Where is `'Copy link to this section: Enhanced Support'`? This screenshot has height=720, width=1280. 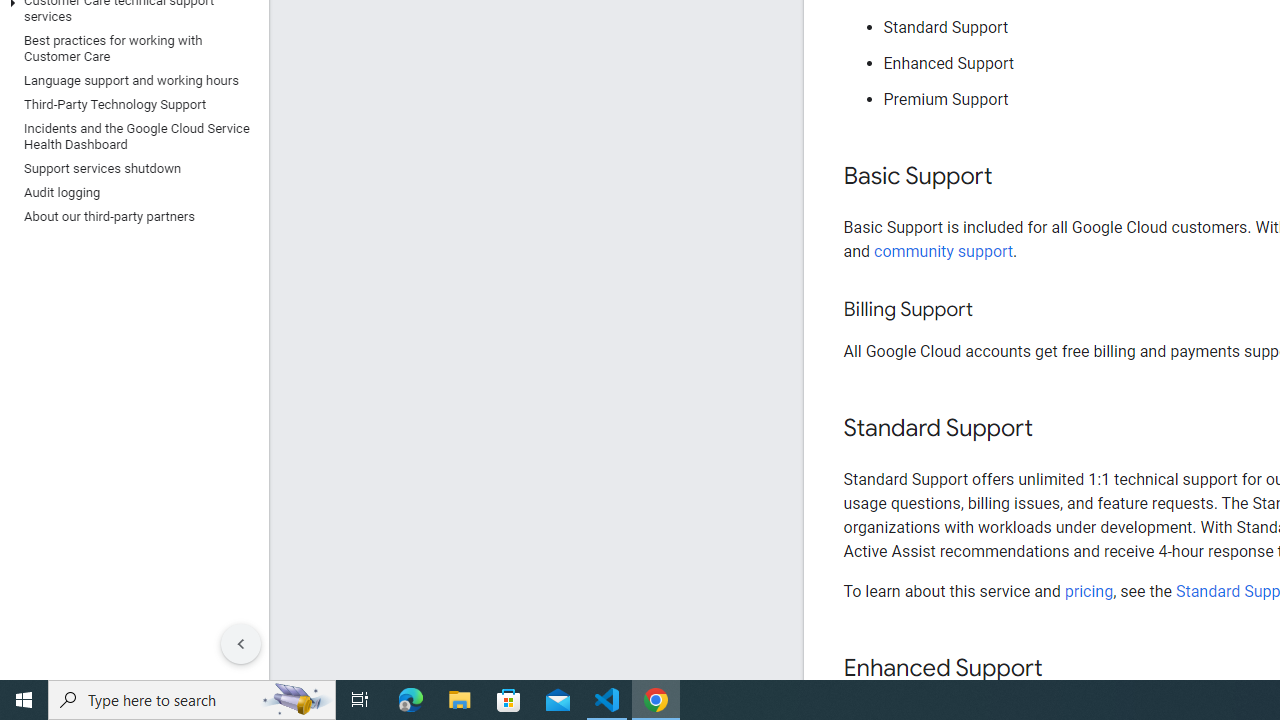
'Copy link to this section: Enhanced Support' is located at coordinates (1061, 669).